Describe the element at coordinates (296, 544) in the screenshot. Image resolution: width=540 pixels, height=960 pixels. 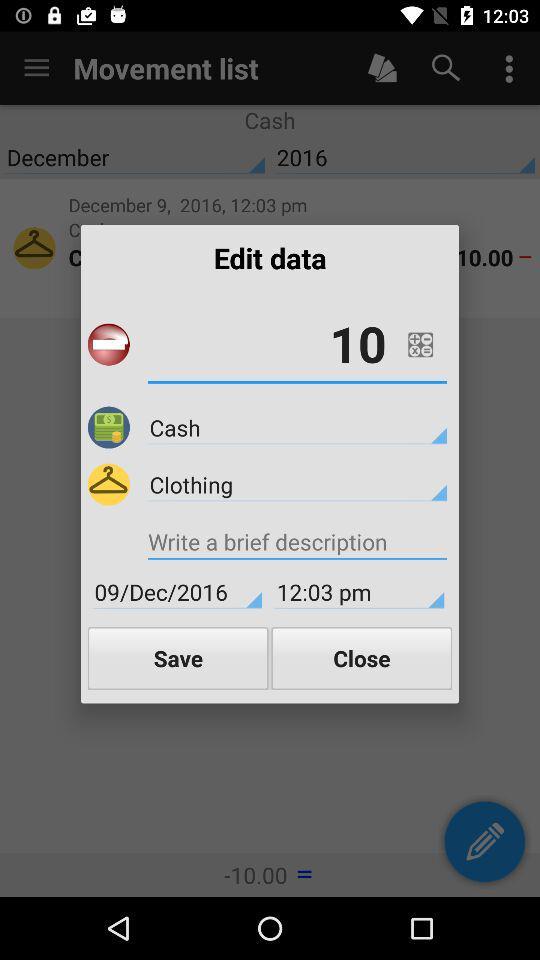
I see `description input` at that location.